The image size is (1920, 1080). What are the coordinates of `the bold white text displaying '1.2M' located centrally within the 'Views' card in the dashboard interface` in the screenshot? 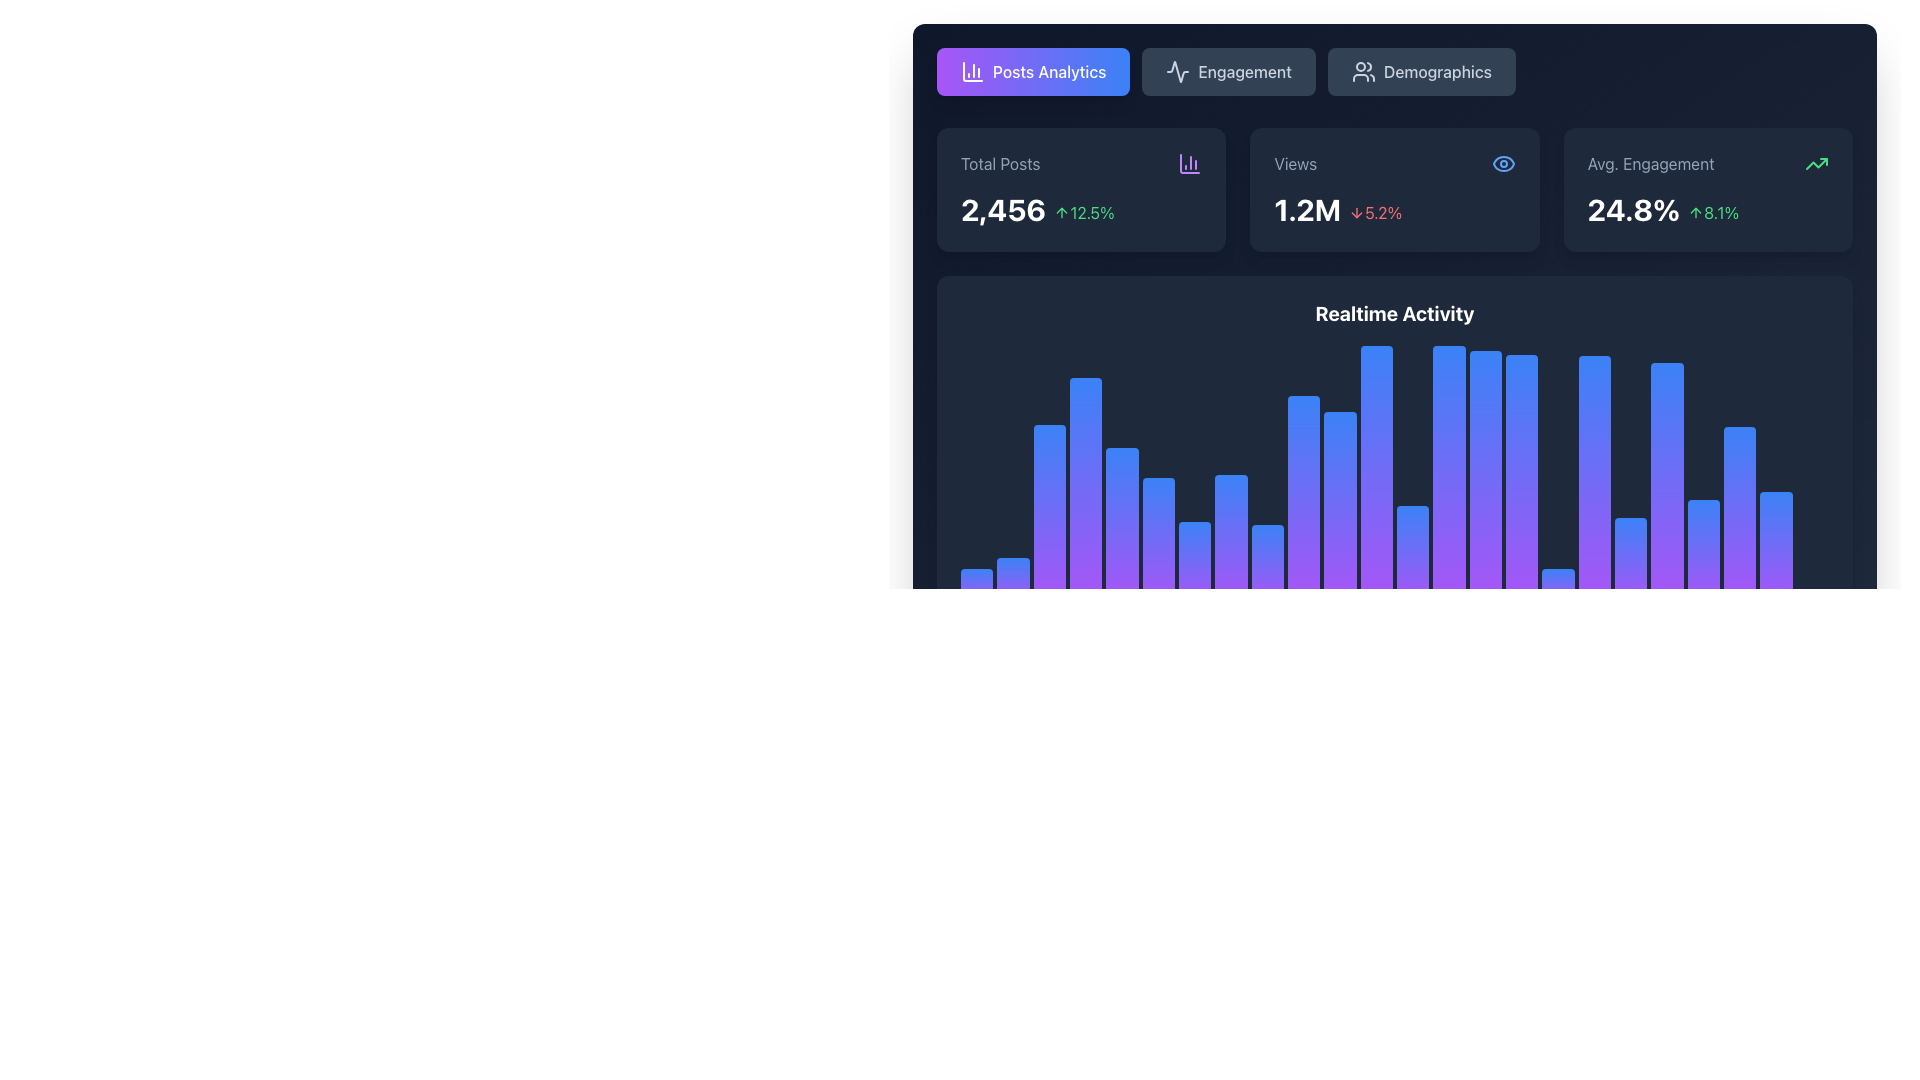 It's located at (1307, 209).